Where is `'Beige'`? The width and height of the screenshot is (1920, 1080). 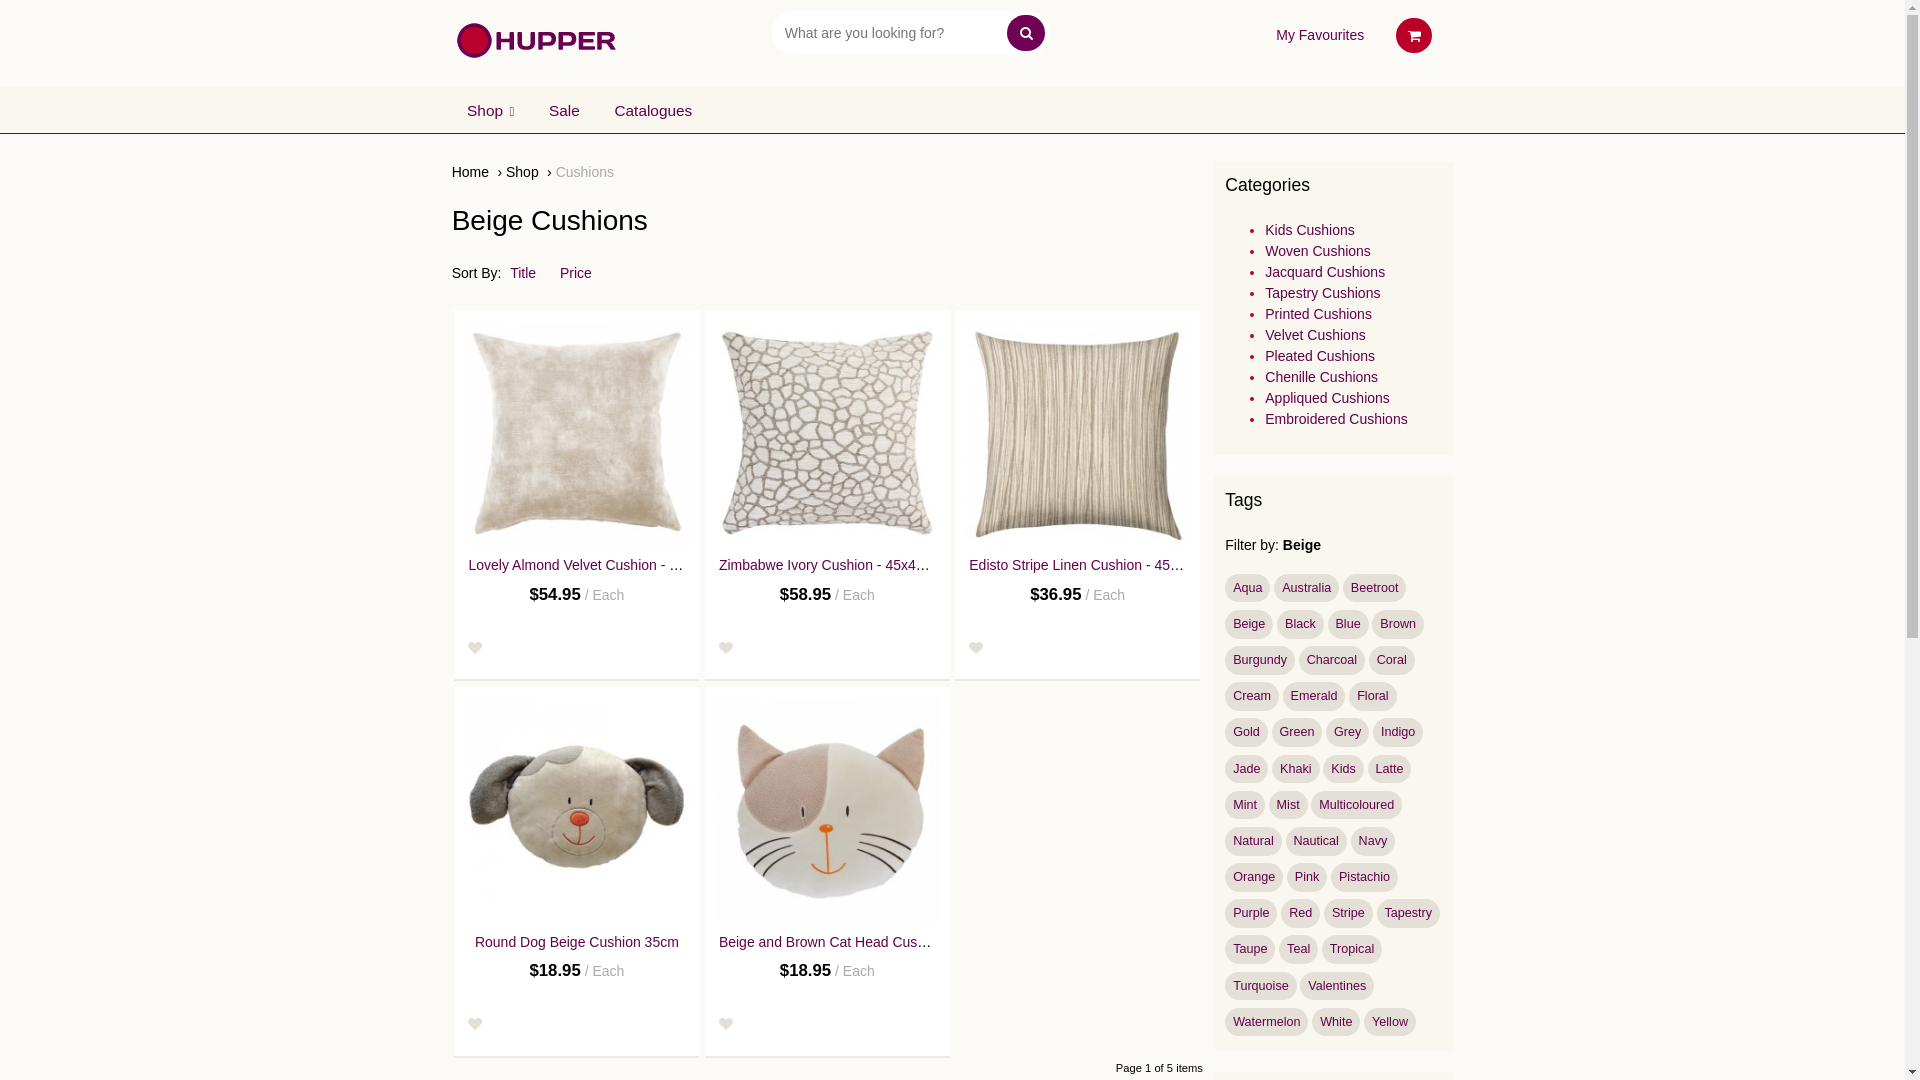
'Beige' is located at coordinates (1247, 623).